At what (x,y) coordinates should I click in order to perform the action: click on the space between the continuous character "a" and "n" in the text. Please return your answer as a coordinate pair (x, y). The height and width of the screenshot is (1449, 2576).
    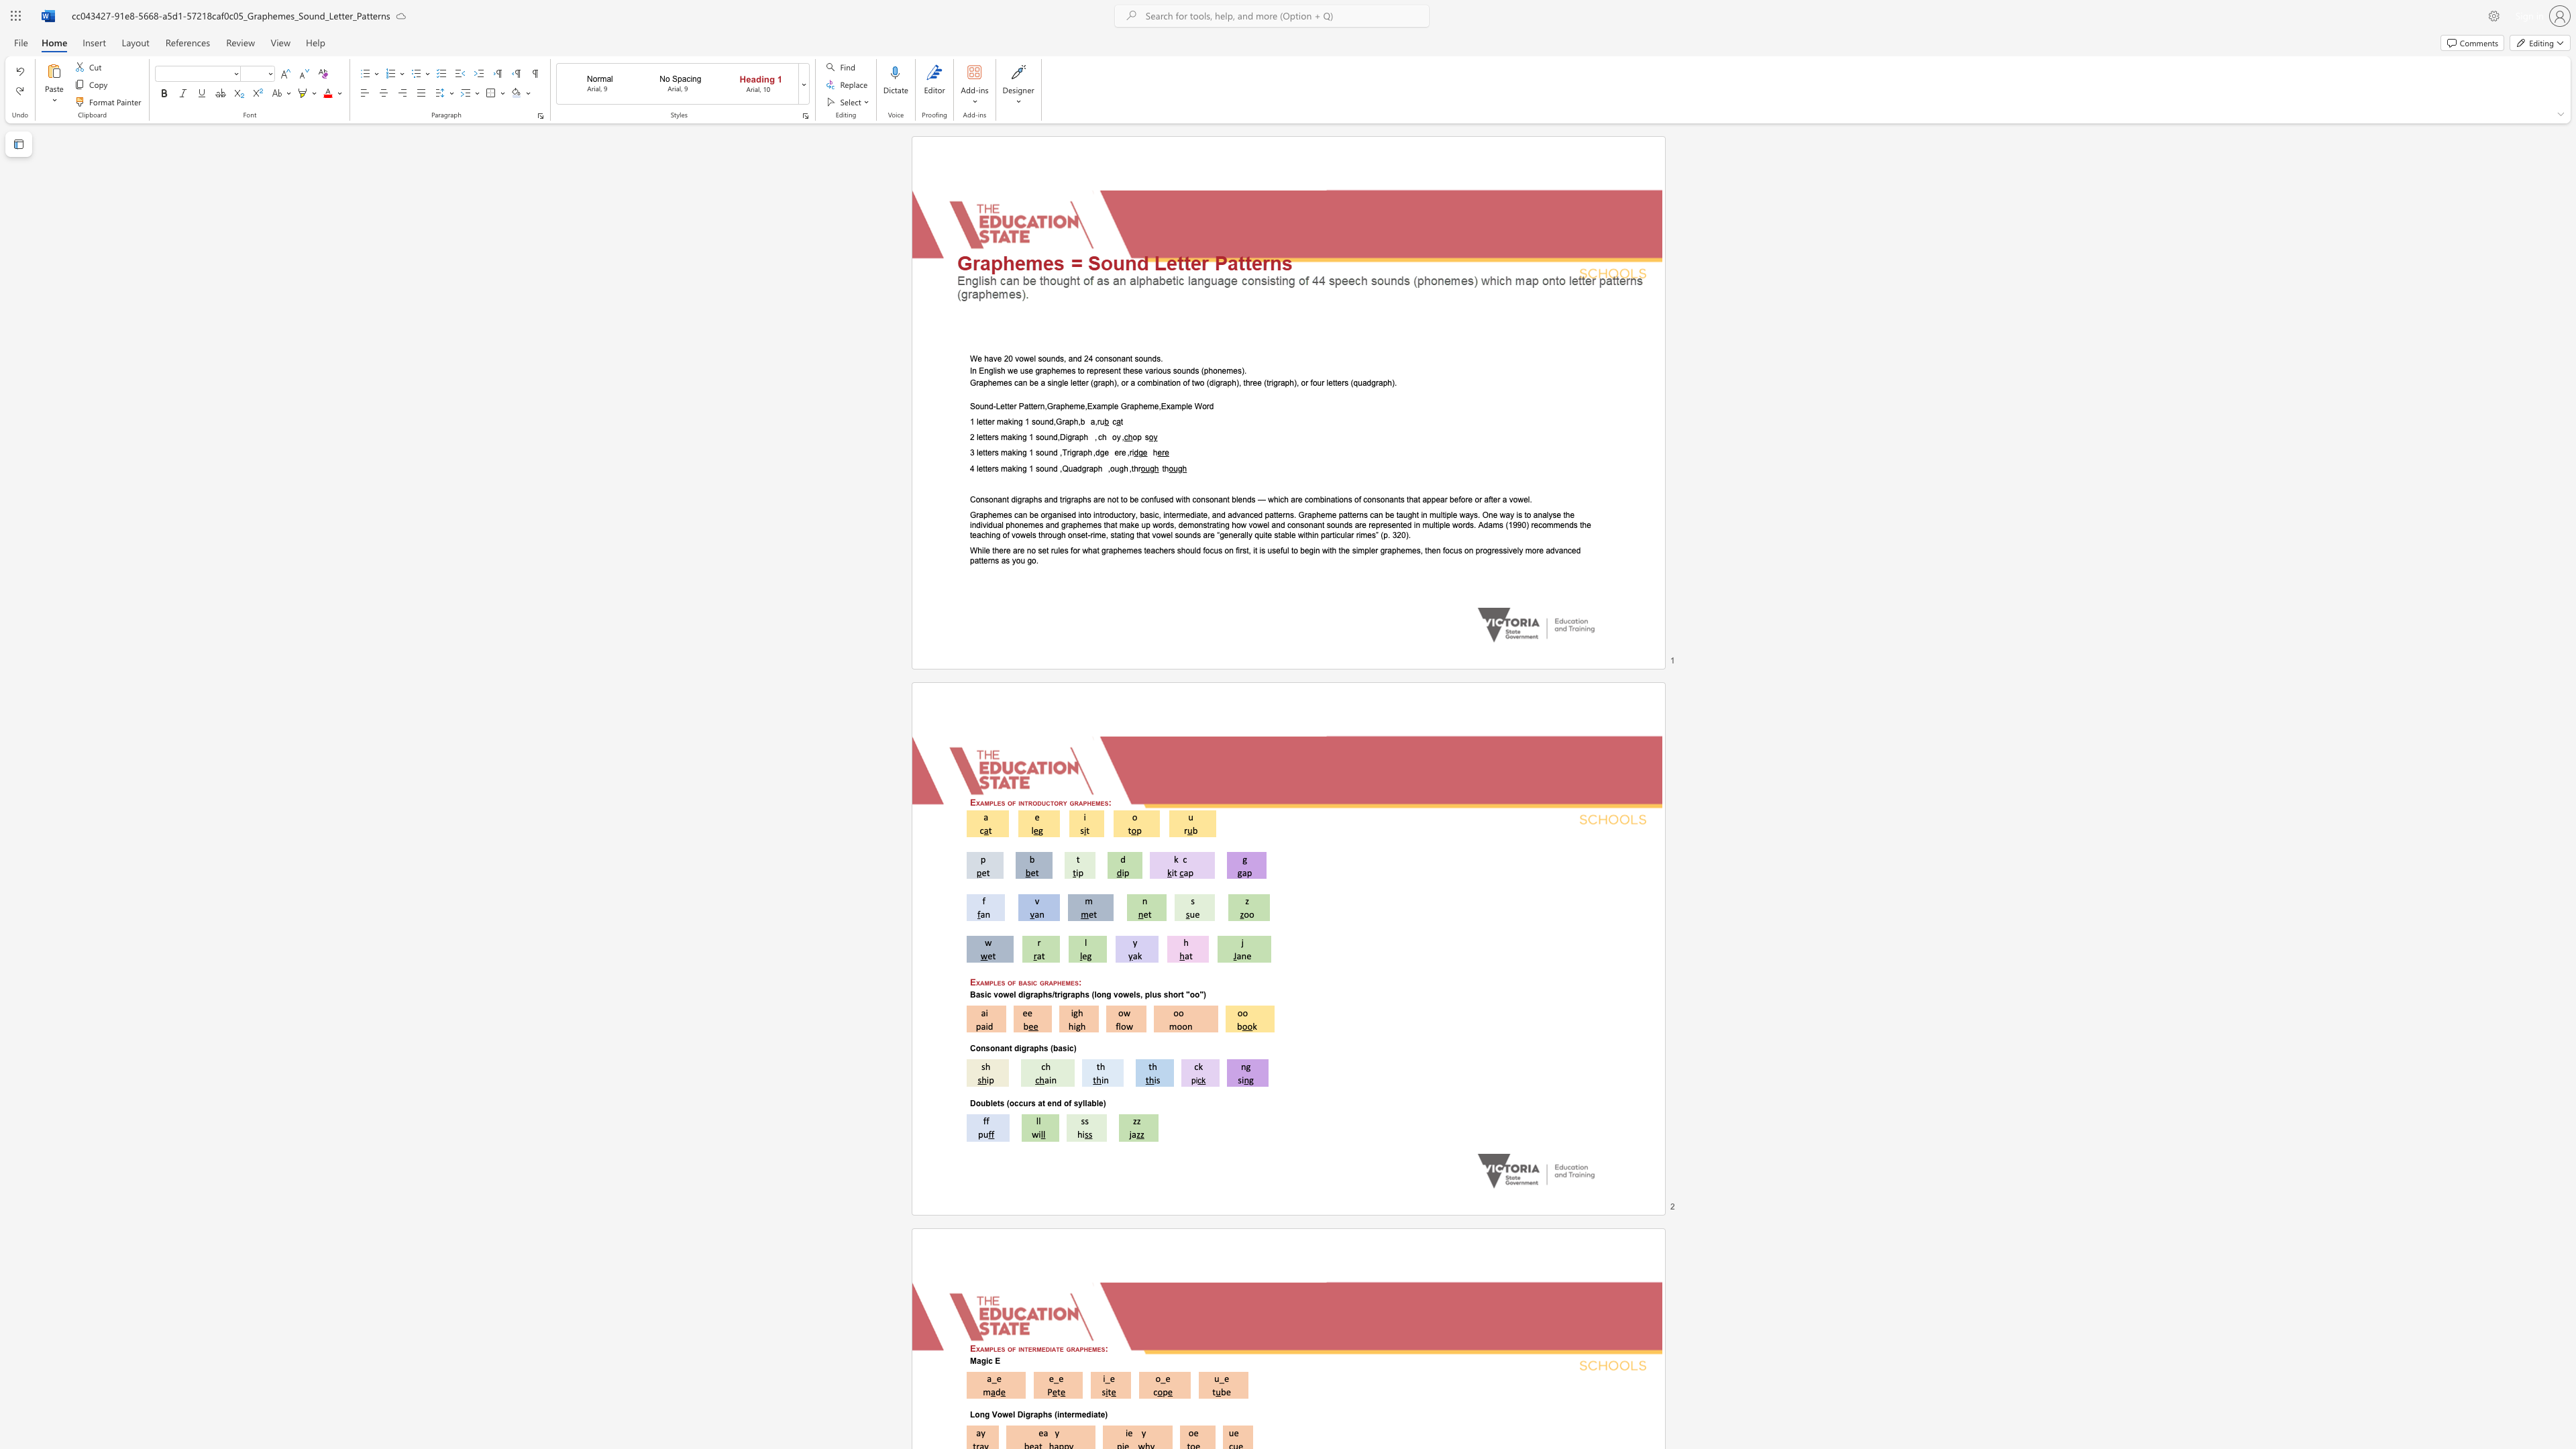
    Looking at the image, I should click on (1004, 1047).